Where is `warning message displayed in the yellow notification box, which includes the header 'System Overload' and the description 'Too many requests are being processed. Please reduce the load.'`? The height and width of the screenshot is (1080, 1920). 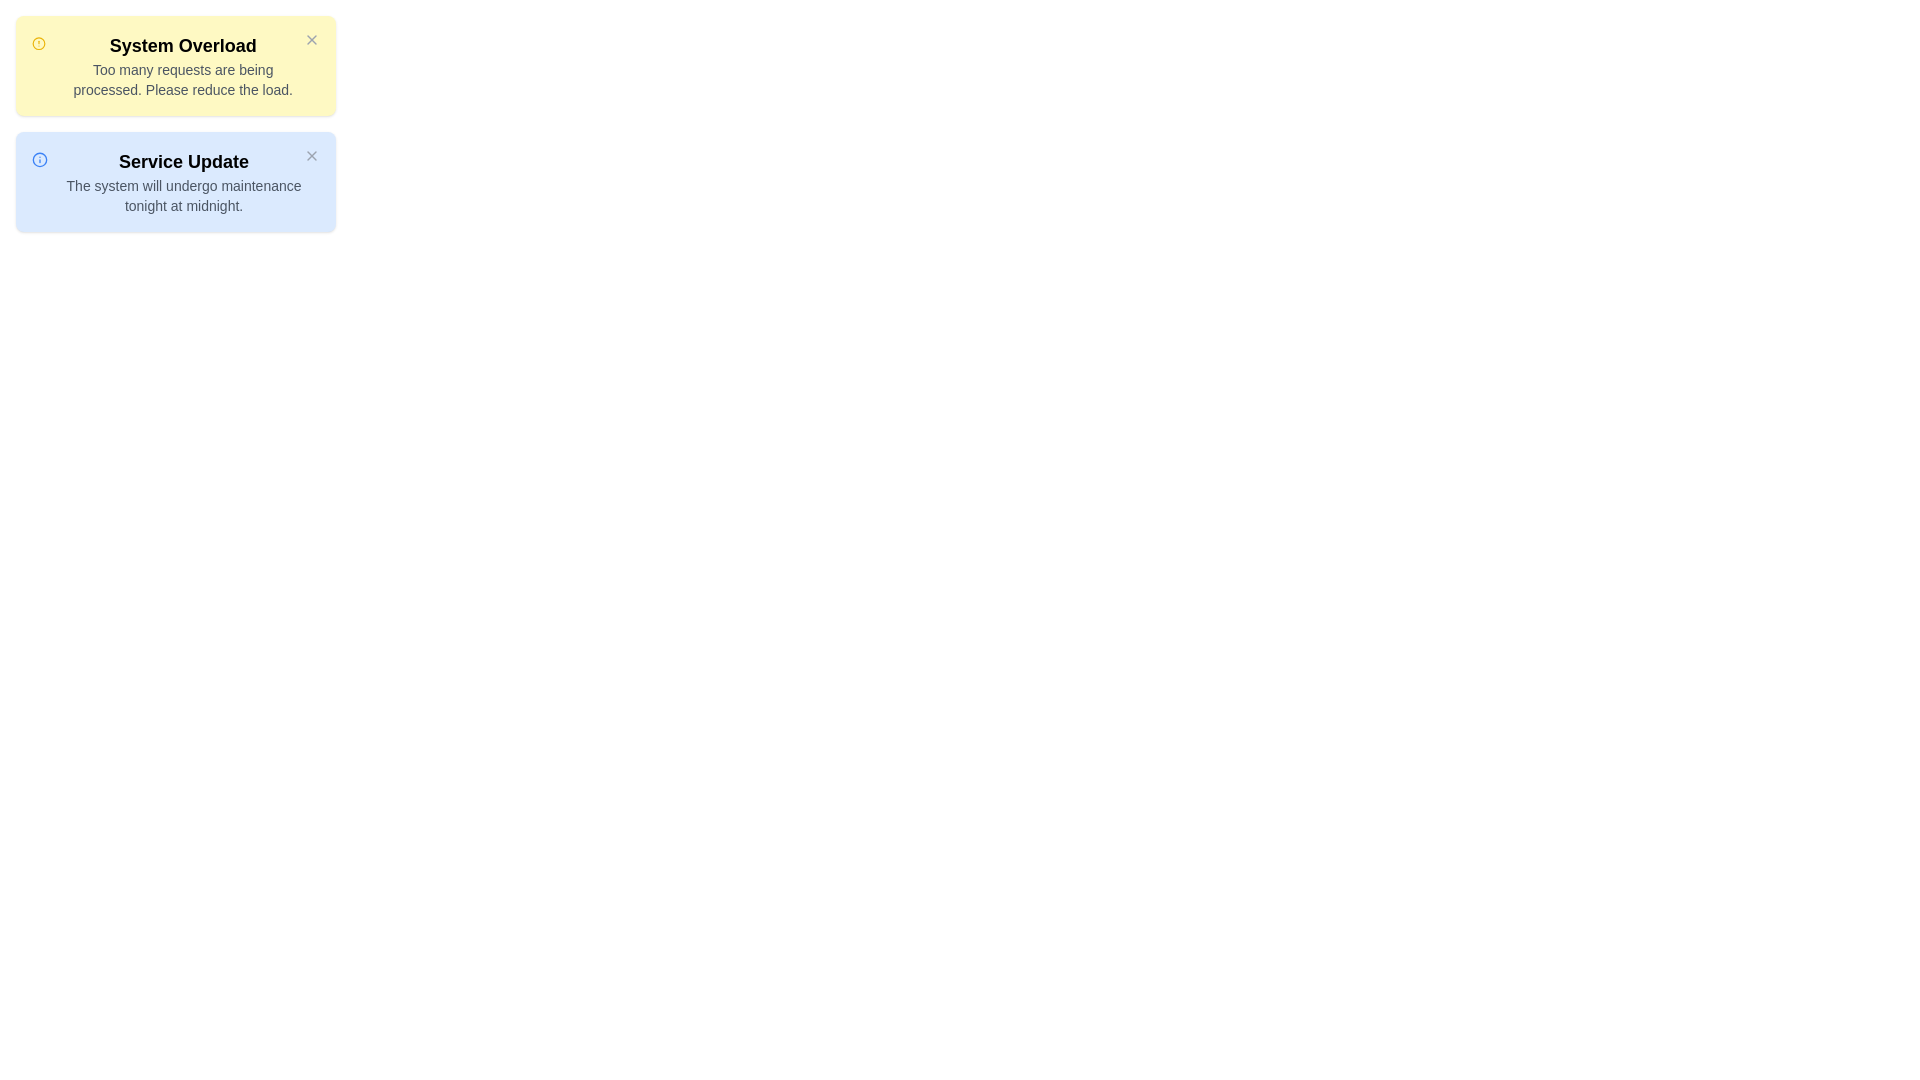
warning message displayed in the yellow notification box, which includes the header 'System Overload' and the description 'Too many requests are being processed. Please reduce the load.' is located at coordinates (183, 64).